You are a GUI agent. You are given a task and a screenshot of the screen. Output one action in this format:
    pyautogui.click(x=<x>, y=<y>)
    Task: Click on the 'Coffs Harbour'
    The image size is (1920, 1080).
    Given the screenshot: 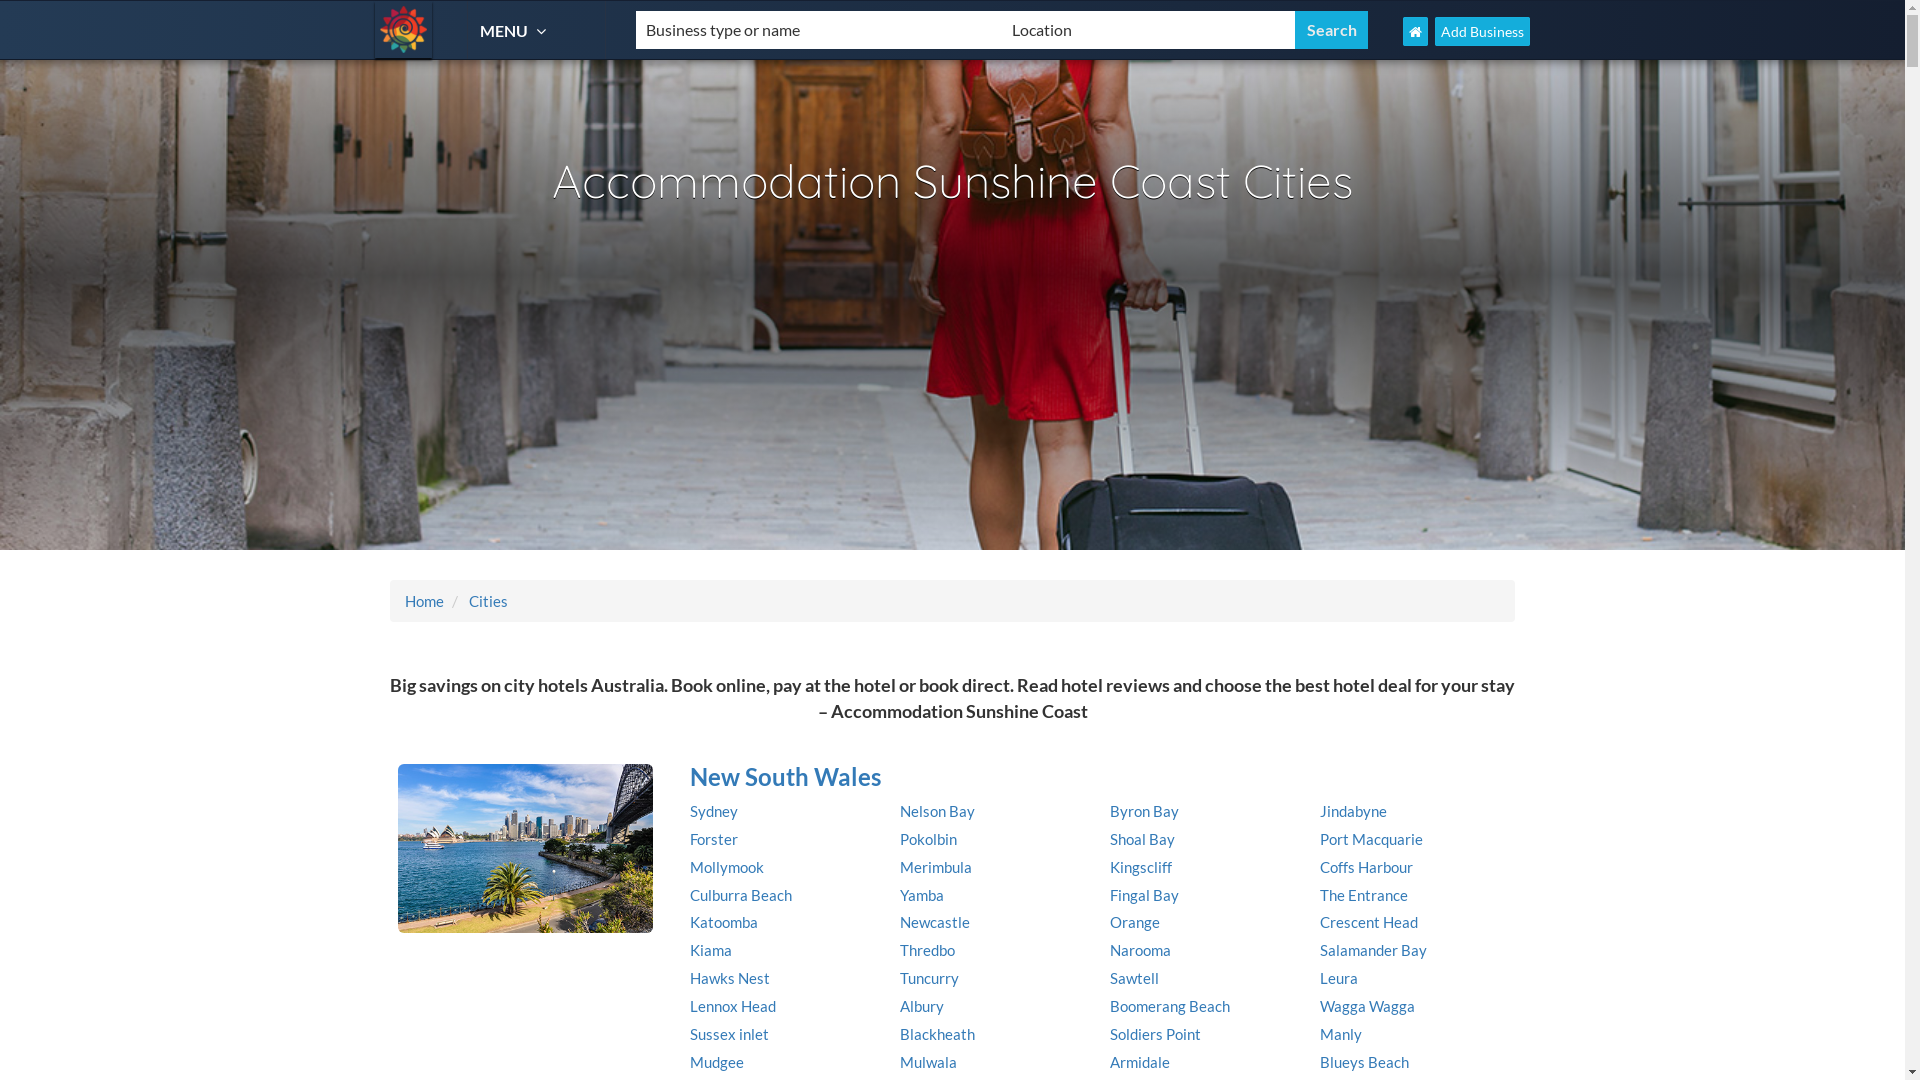 What is the action you would take?
    pyautogui.click(x=1320, y=866)
    